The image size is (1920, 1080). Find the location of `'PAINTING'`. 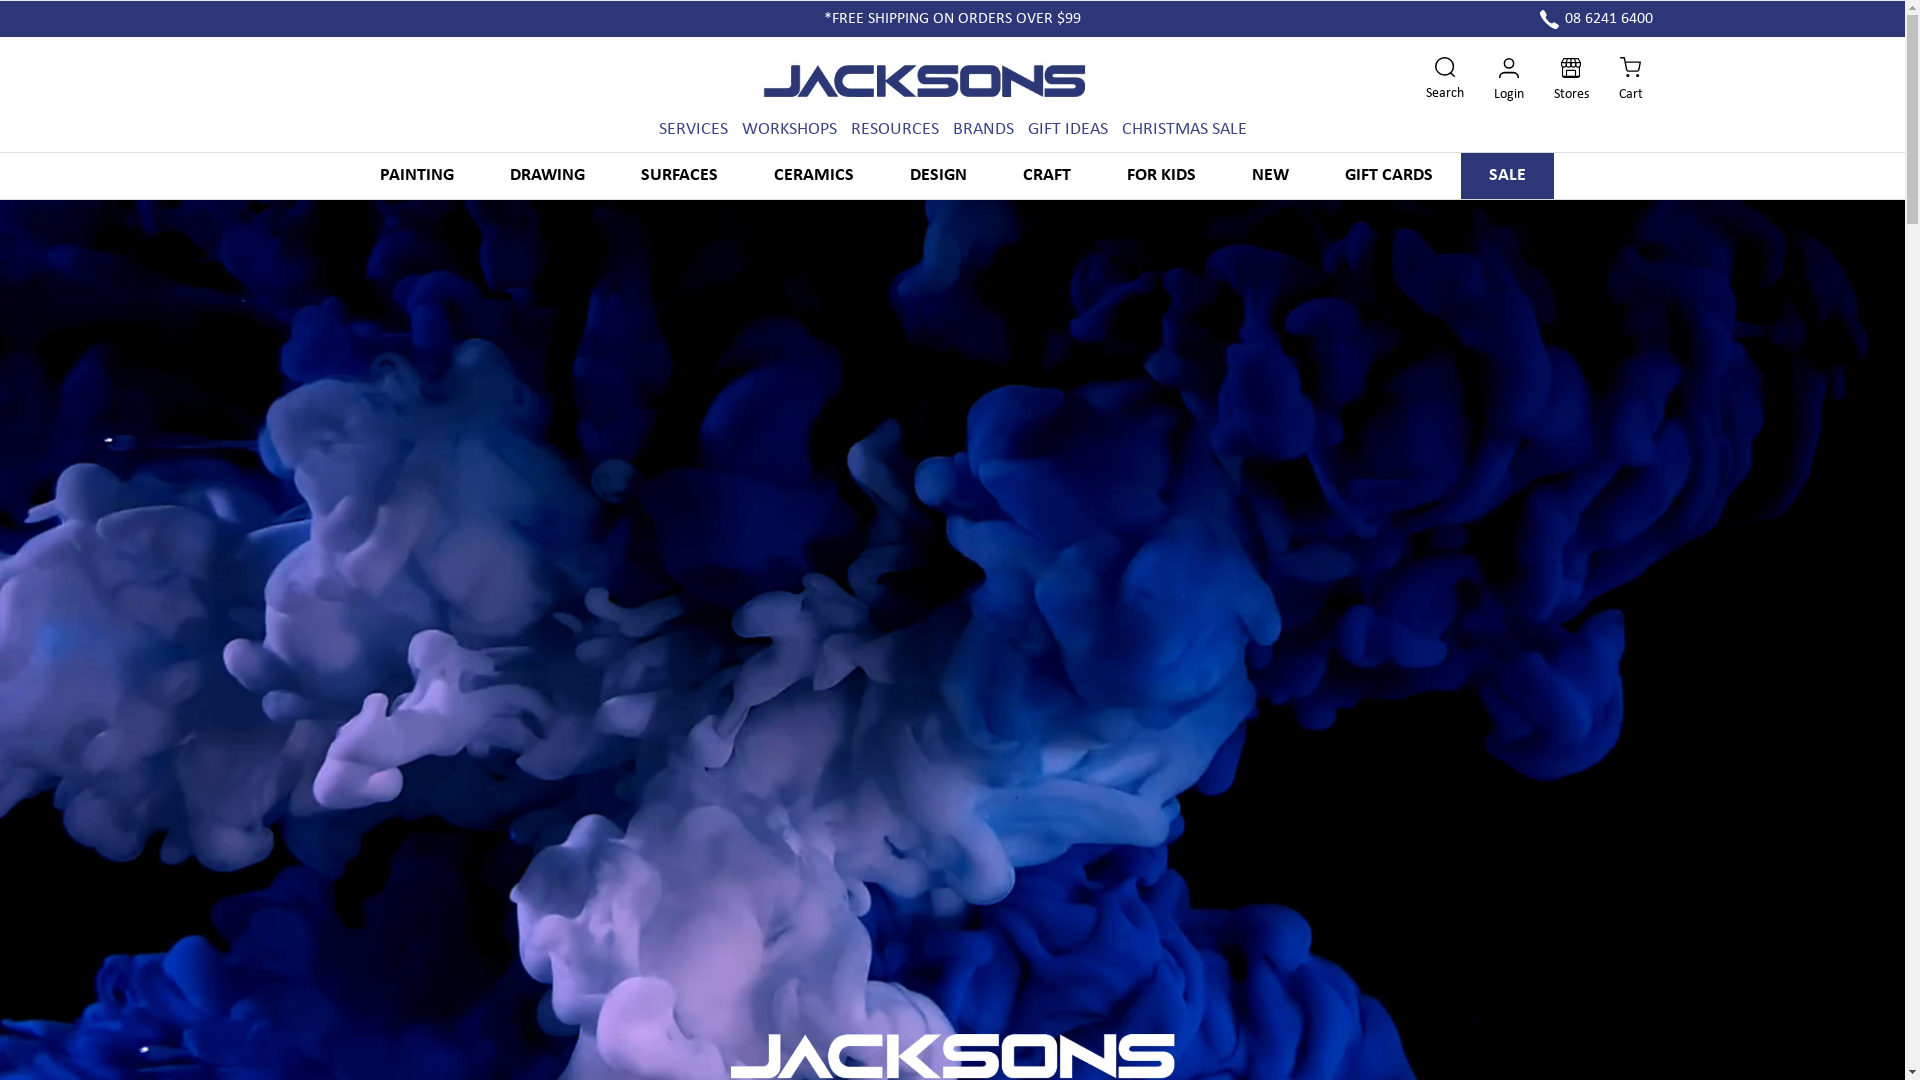

'PAINTING' is located at coordinates (416, 175).